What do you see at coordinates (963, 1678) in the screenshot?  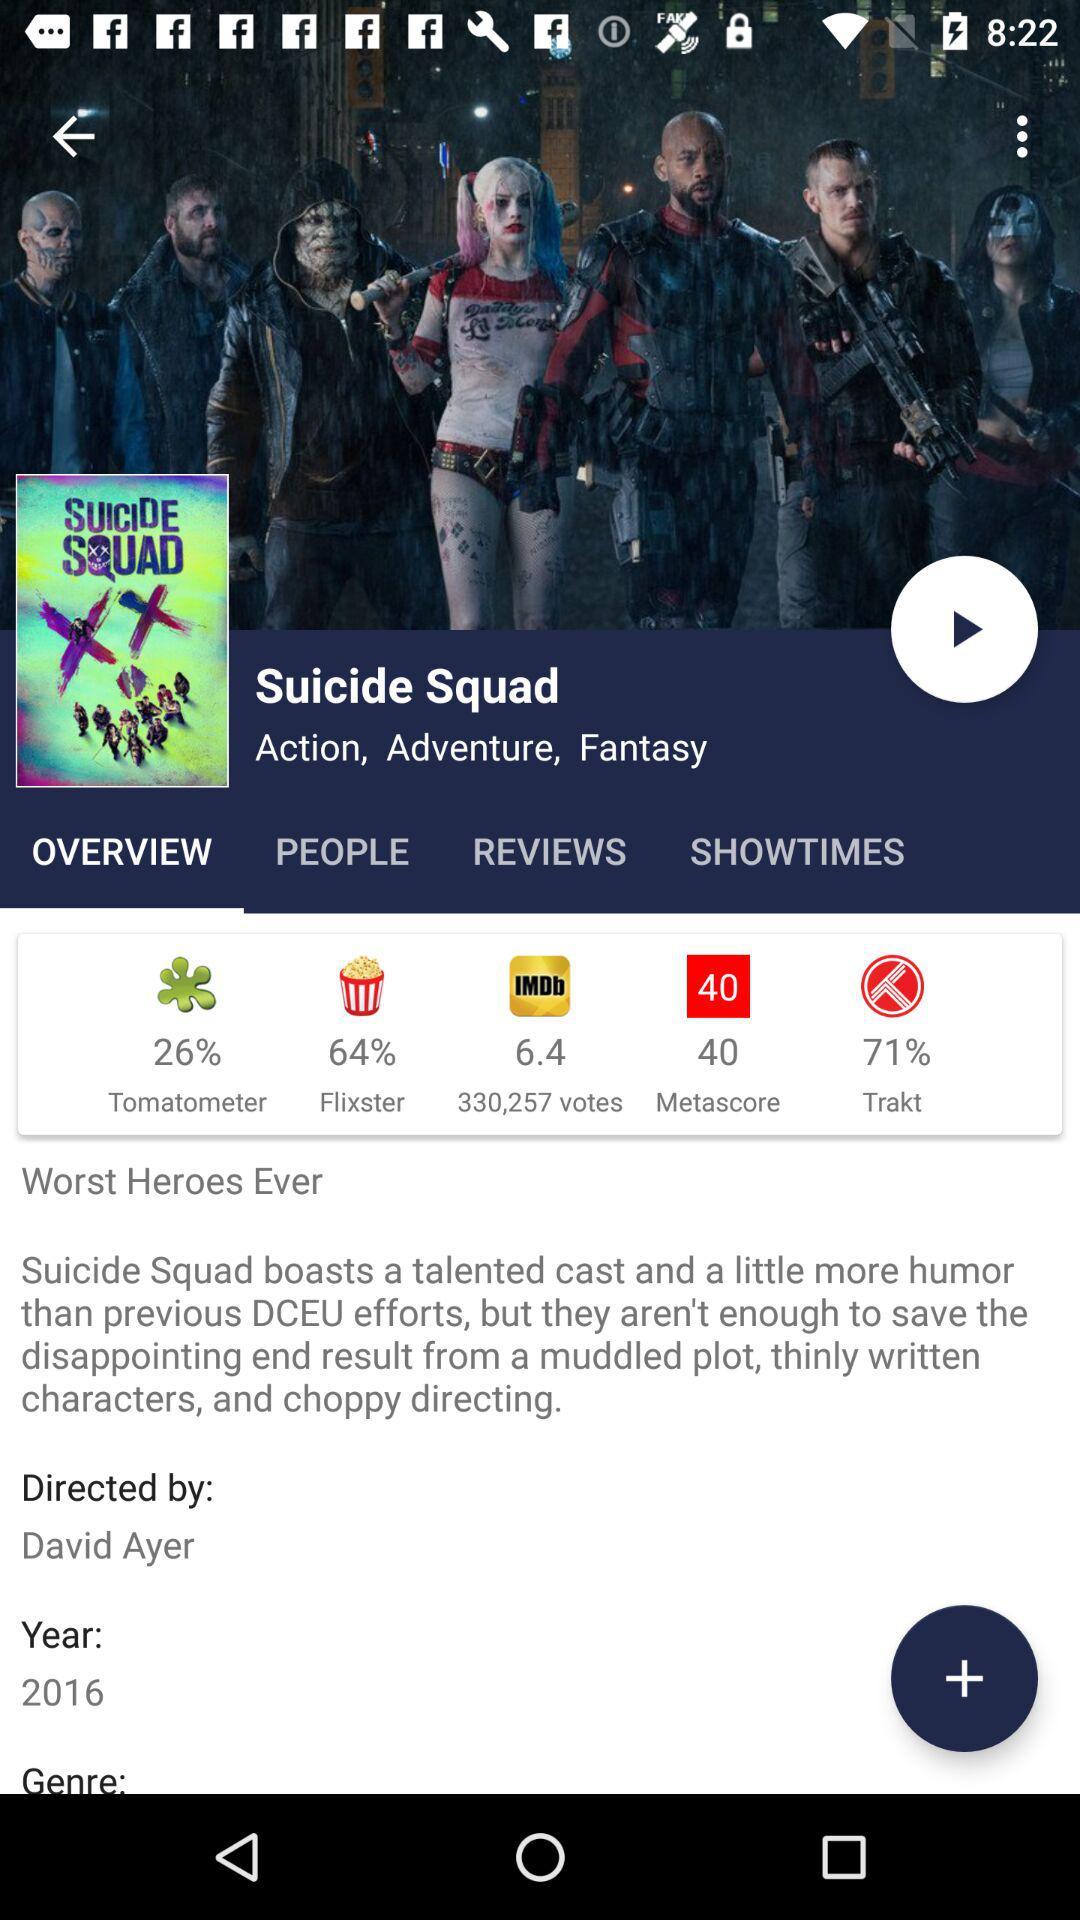 I see `the add icon` at bounding box center [963, 1678].